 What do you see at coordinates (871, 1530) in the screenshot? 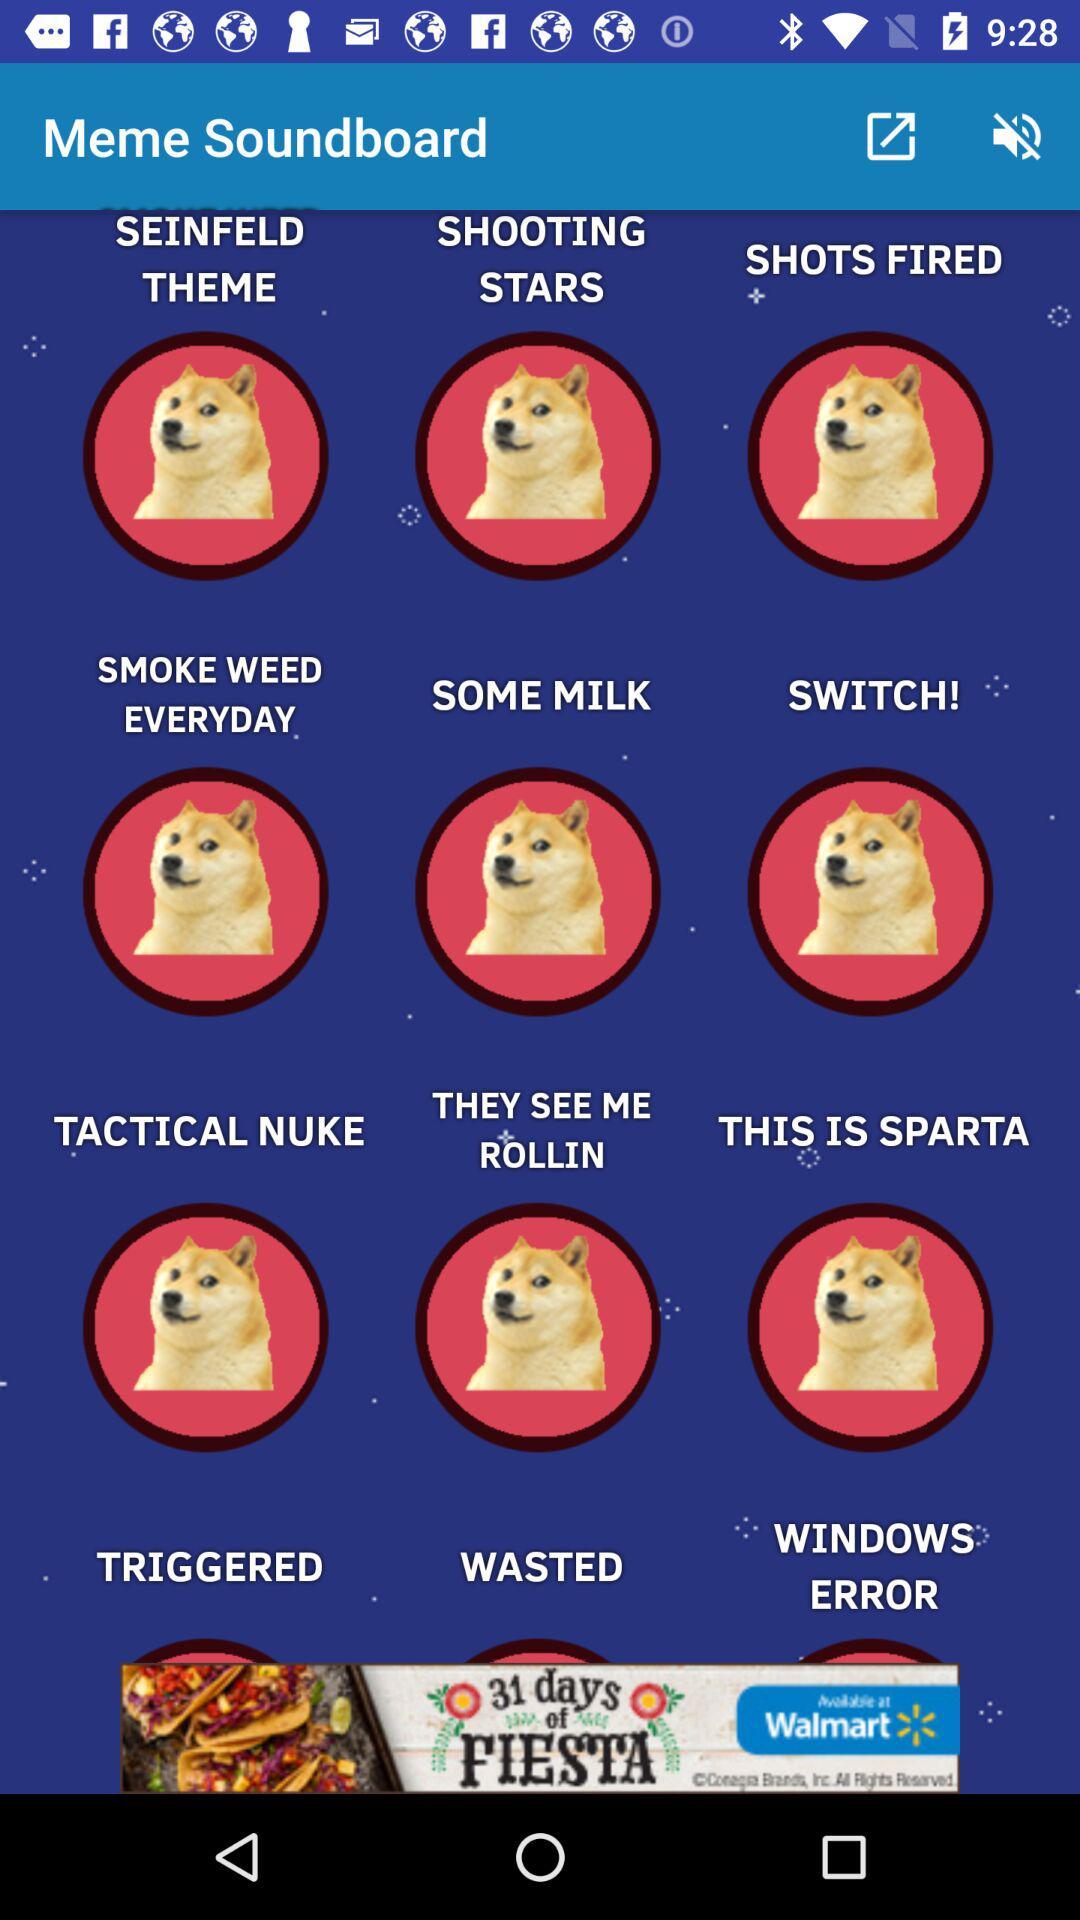
I see `choose windows error` at bounding box center [871, 1530].